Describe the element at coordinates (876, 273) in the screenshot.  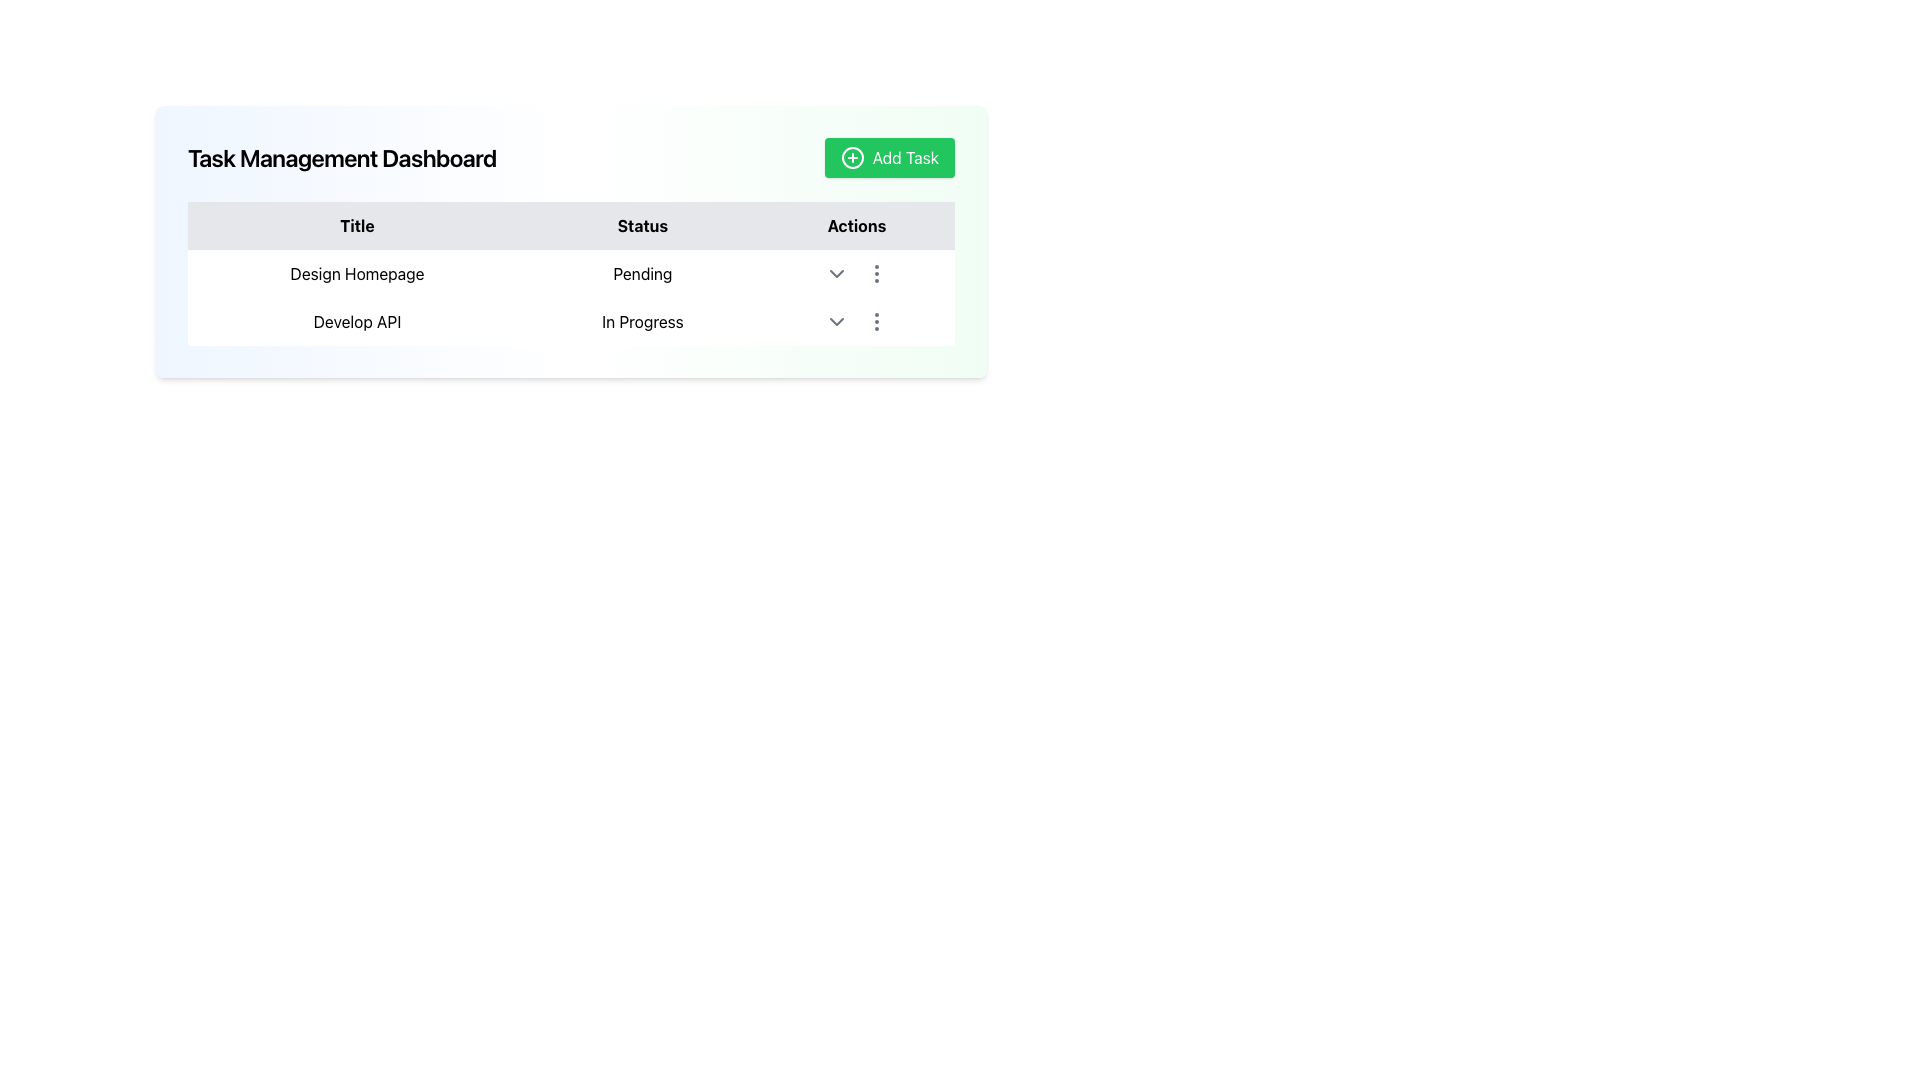
I see `the vertical ellipsis button in the 'Actions' column of the task table for the task titled 'Design Homepage'` at that location.